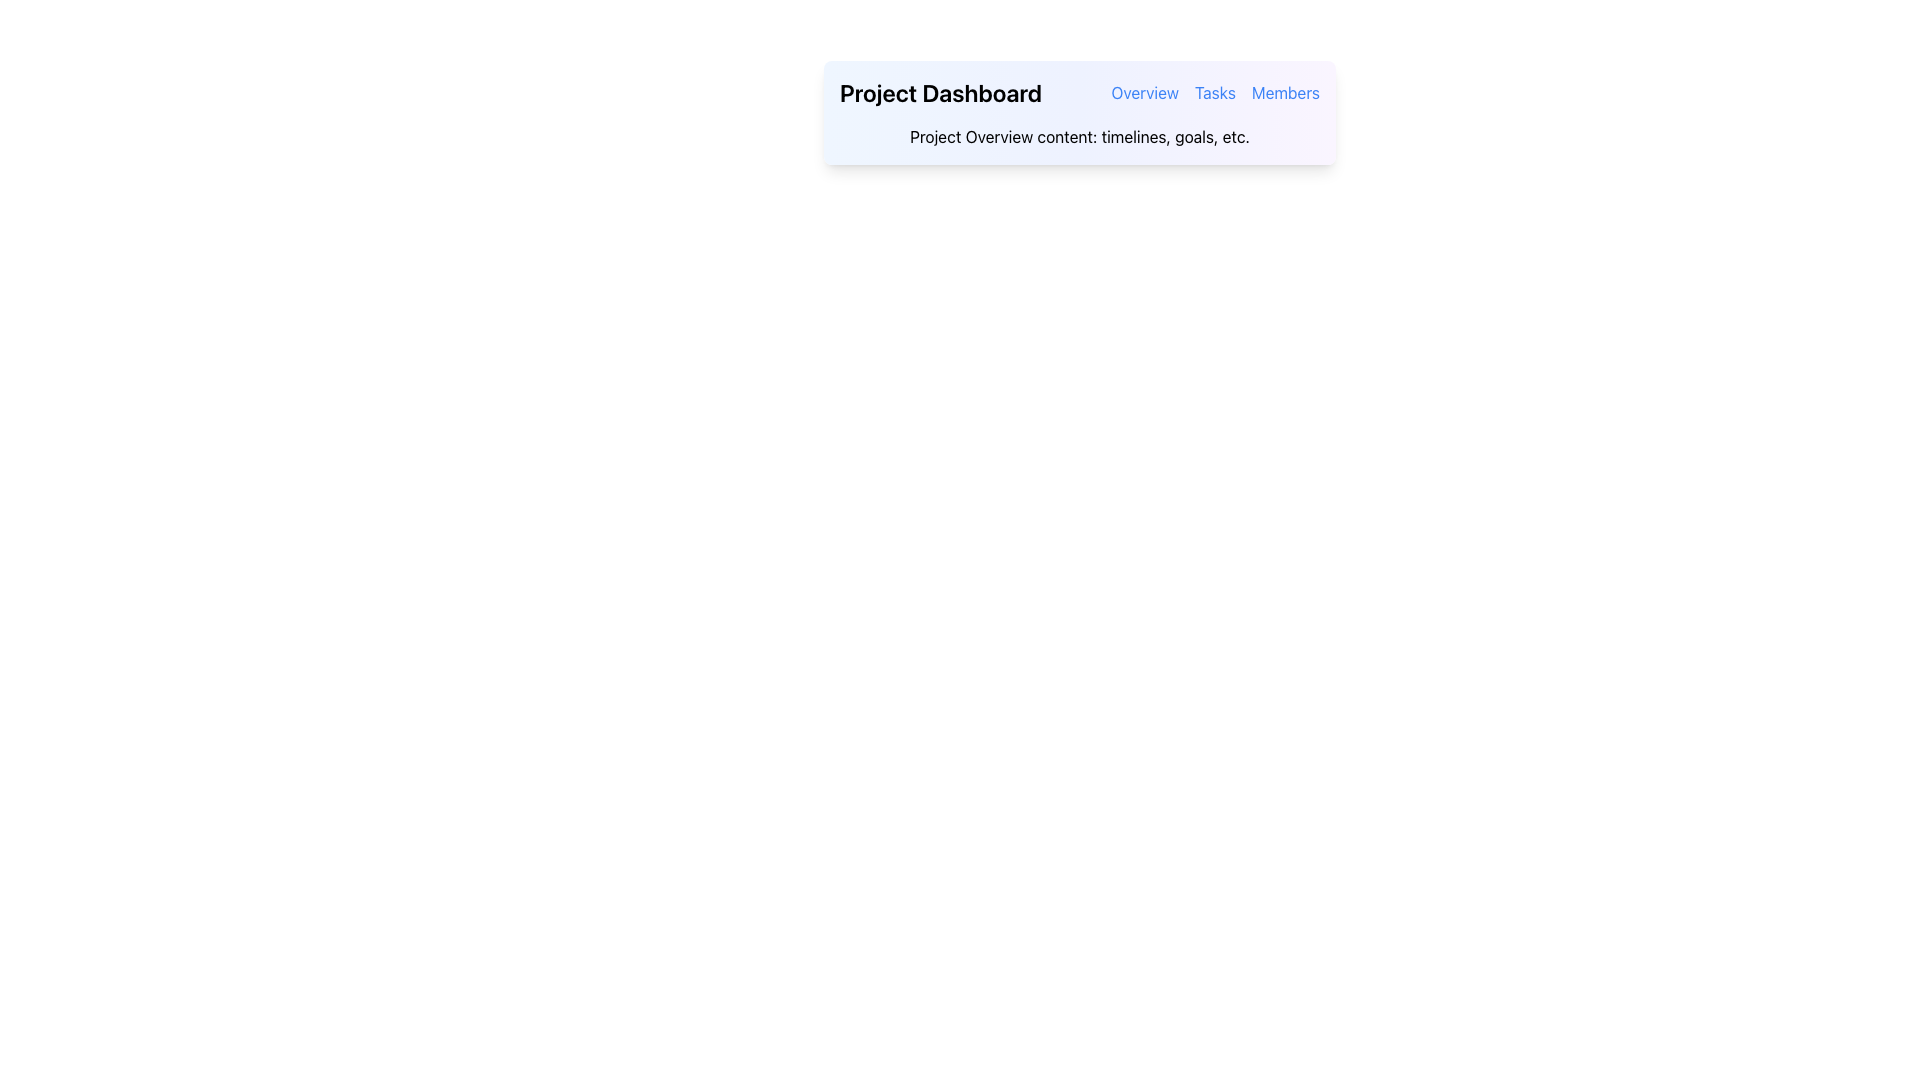 The image size is (1920, 1080). I want to click on the 'Tasks' hyperlink in the navigation bar to observe the hover styling effect, so click(1214, 92).